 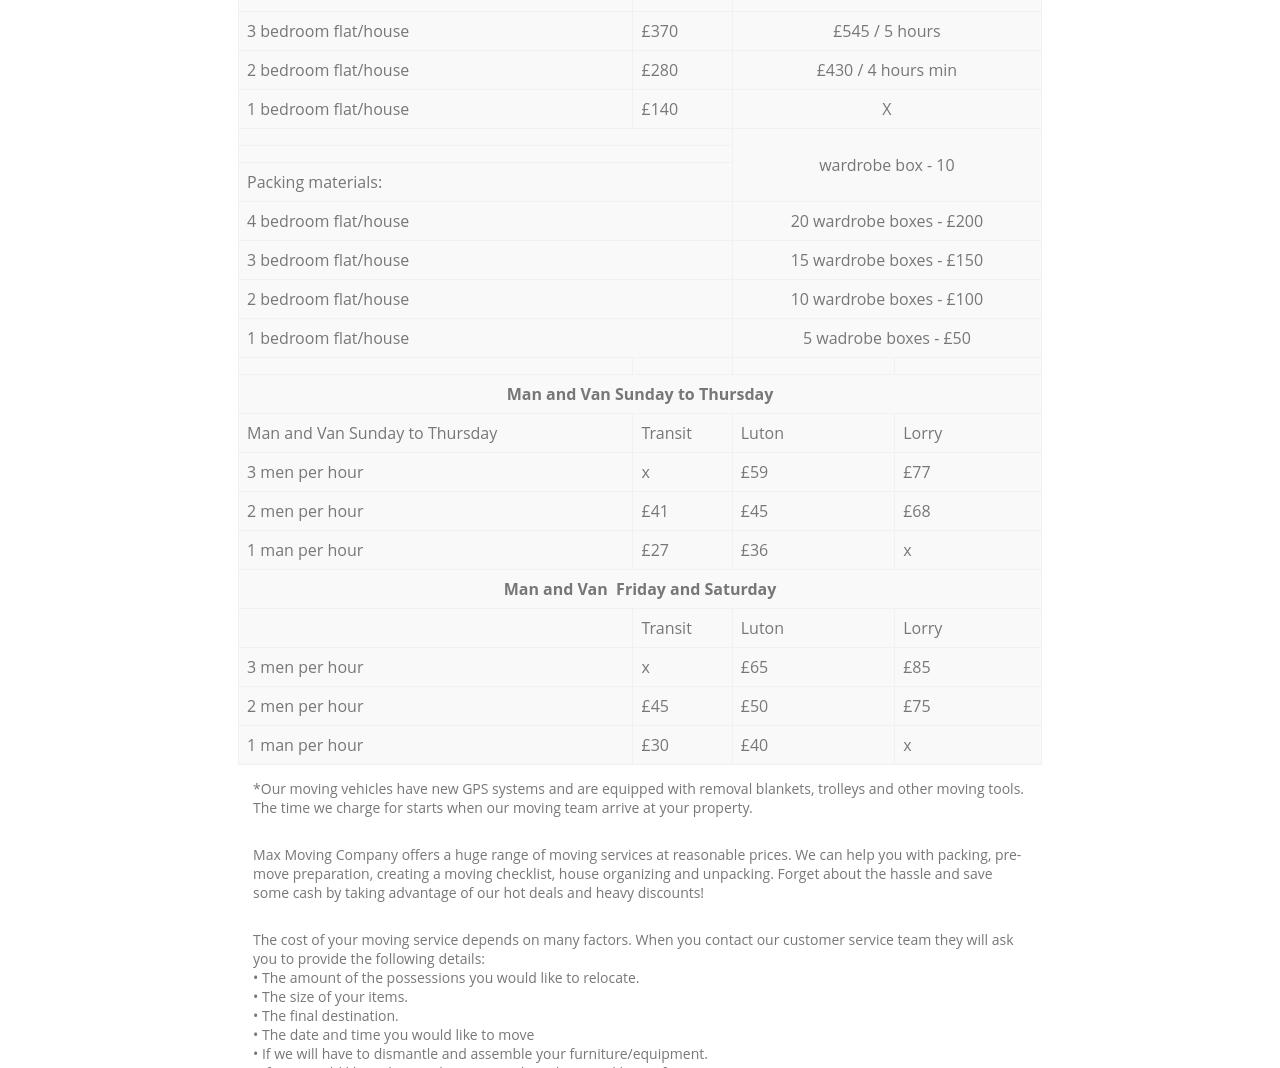 I want to click on 'Max Moving Company offers a huge range of moving services at reasonable prices. We can help you with packing, pre-move preparation, creating a moving checklist, house organizing and unpacking. Forget about the hassle and save some cash by taking advantage of our hot deals and heavy discounts!', so click(x=252, y=871).